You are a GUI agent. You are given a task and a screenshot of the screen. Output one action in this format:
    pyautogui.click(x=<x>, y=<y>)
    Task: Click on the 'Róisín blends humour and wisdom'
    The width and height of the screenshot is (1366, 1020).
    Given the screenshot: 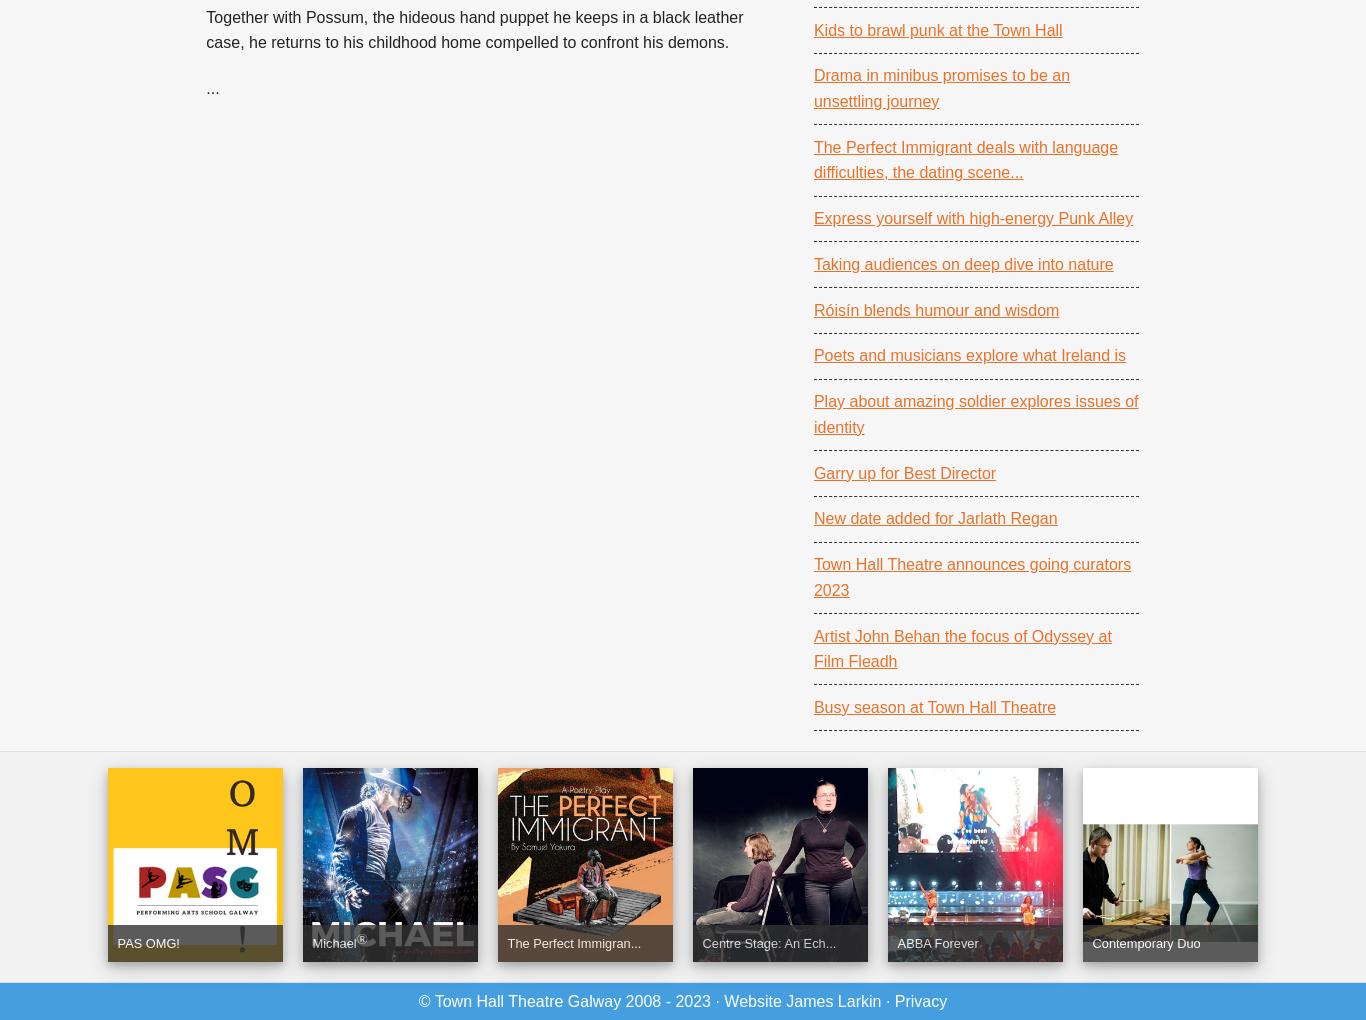 What is the action you would take?
    pyautogui.click(x=935, y=309)
    